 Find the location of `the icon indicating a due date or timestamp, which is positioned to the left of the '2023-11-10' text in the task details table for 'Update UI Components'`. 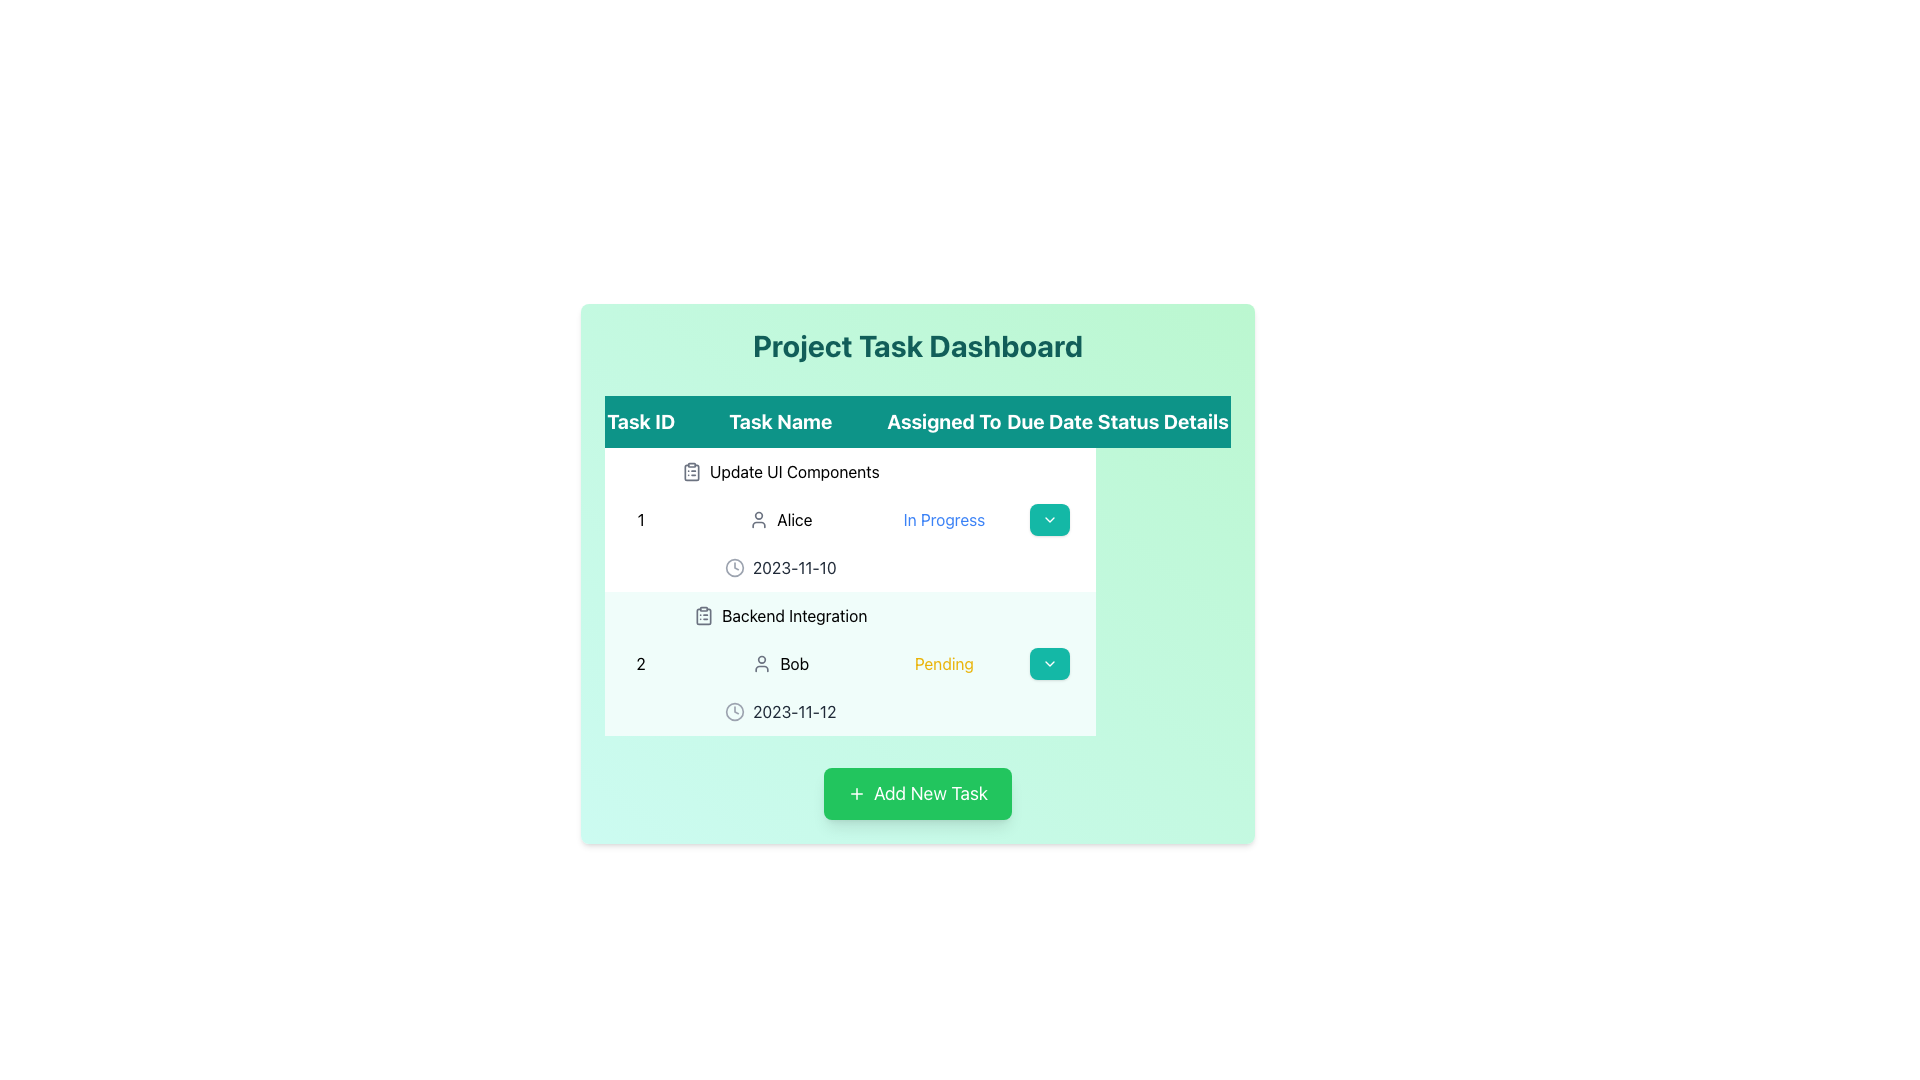

the icon indicating a due date or timestamp, which is positioned to the left of the '2023-11-10' text in the task details table for 'Update UI Components' is located at coordinates (733, 567).